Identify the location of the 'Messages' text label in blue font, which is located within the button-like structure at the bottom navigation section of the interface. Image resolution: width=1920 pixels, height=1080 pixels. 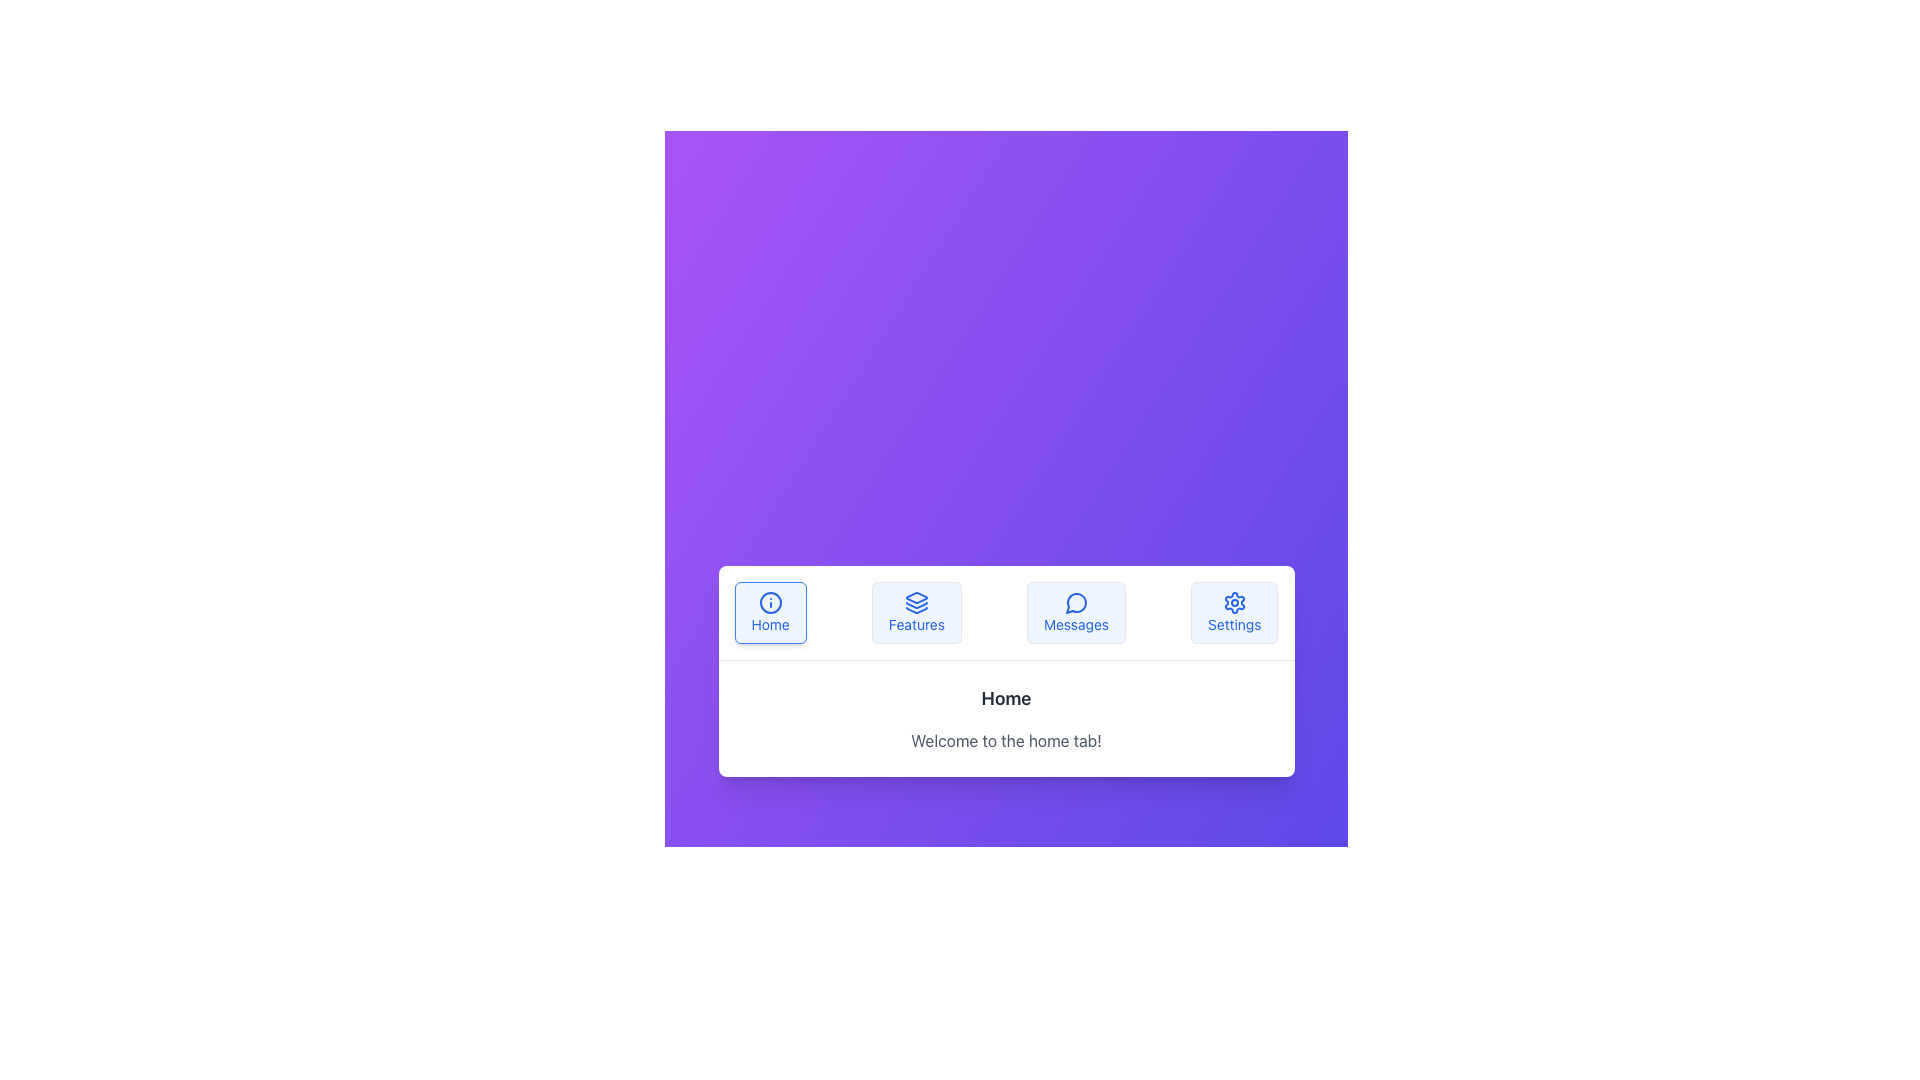
(1075, 623).